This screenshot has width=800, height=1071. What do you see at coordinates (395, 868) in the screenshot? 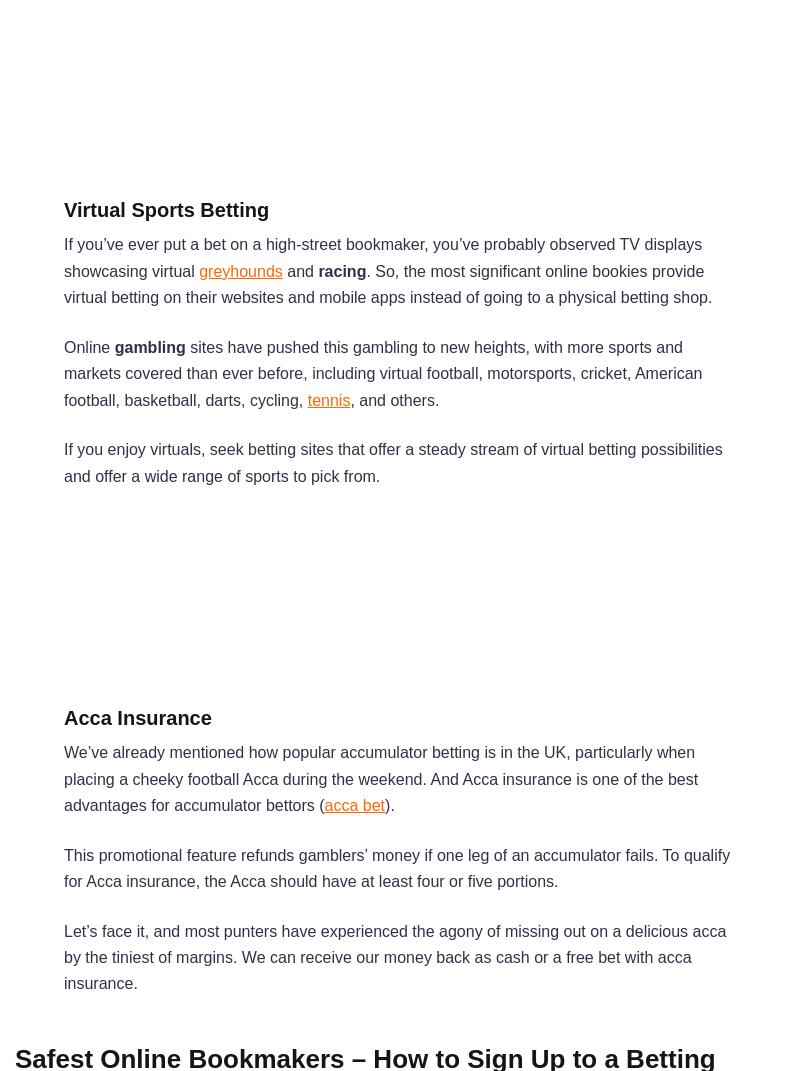
I see `'This promotional feature refunds gamblers’ money if one leg of an accumulator fails. To qualify for Acca insurance, the Acca should have at least four or five portions.'` at bounding box center [395, 868].